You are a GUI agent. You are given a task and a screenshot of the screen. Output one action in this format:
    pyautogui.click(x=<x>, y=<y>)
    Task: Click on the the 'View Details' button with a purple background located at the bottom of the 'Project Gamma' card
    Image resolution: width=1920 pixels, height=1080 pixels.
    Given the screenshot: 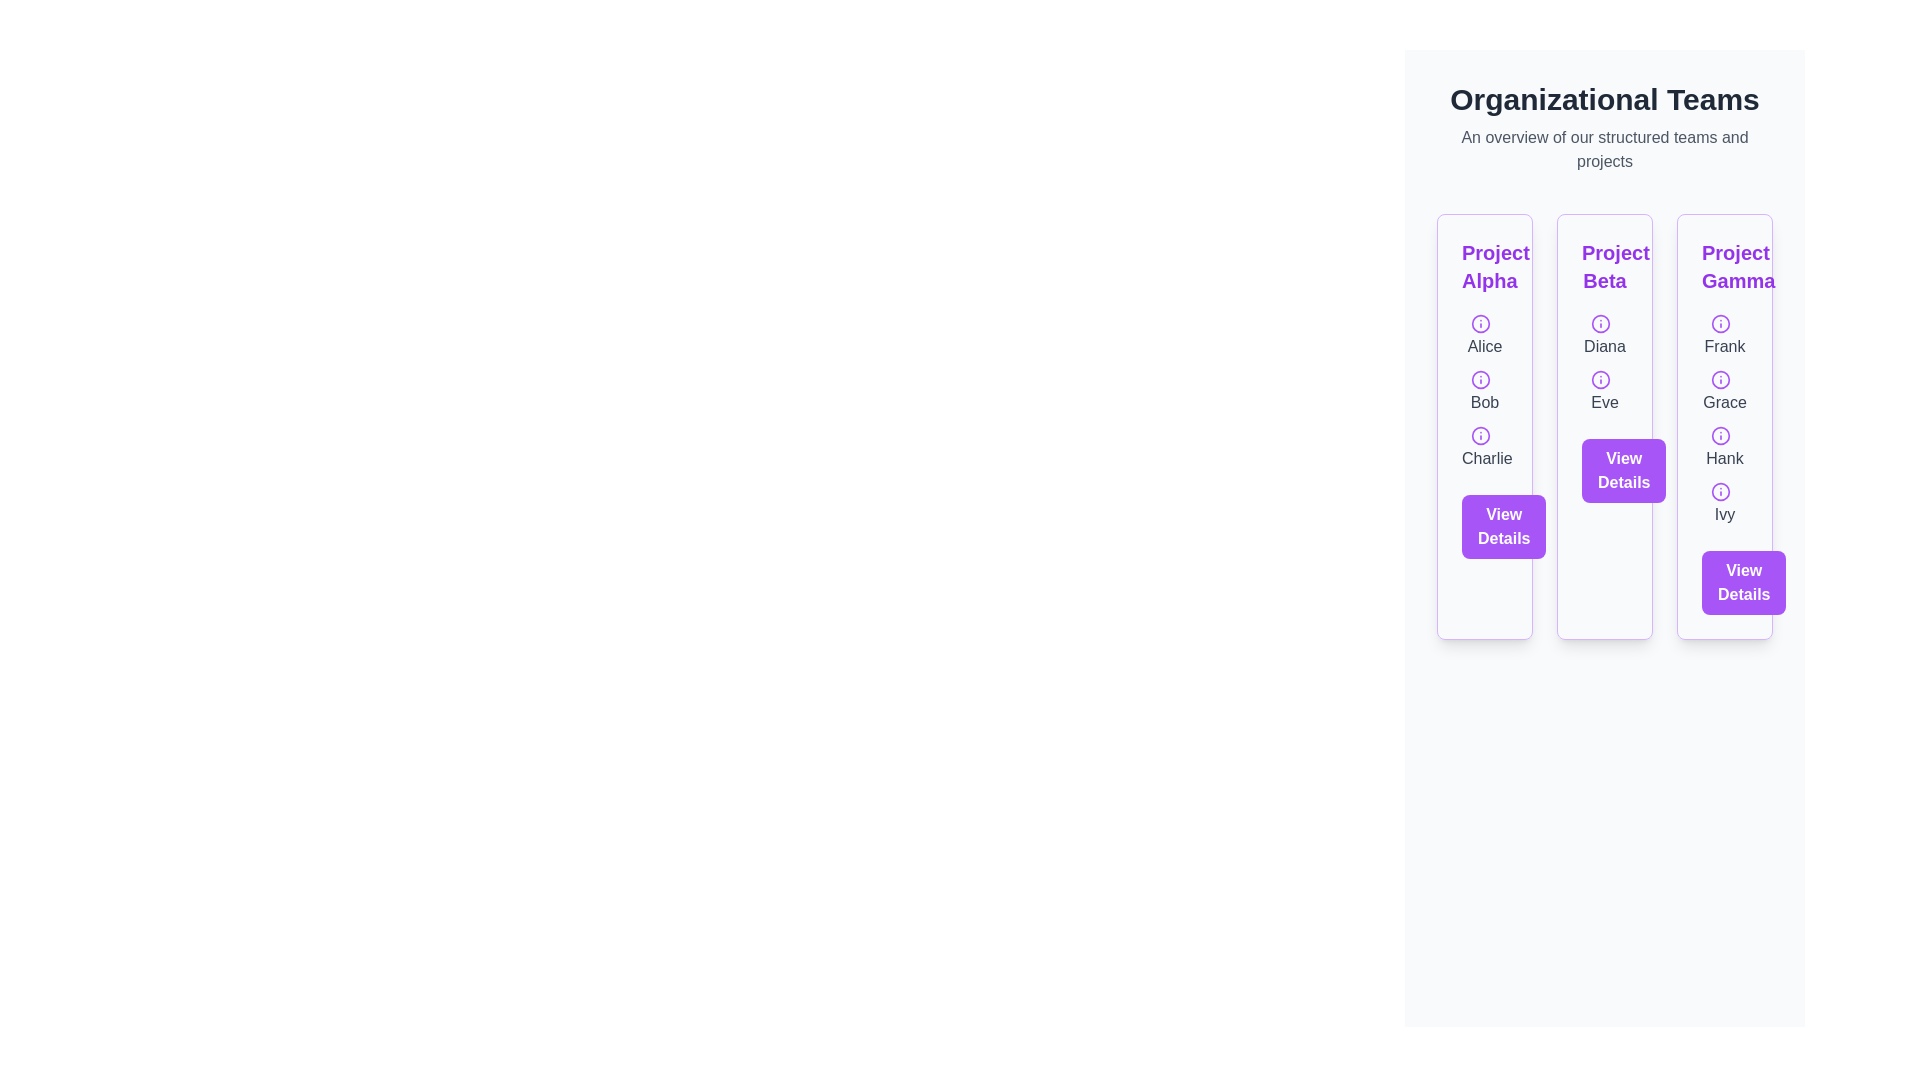 What is the action you would take?
    pyautogui.click(x=1743, y=582)
    